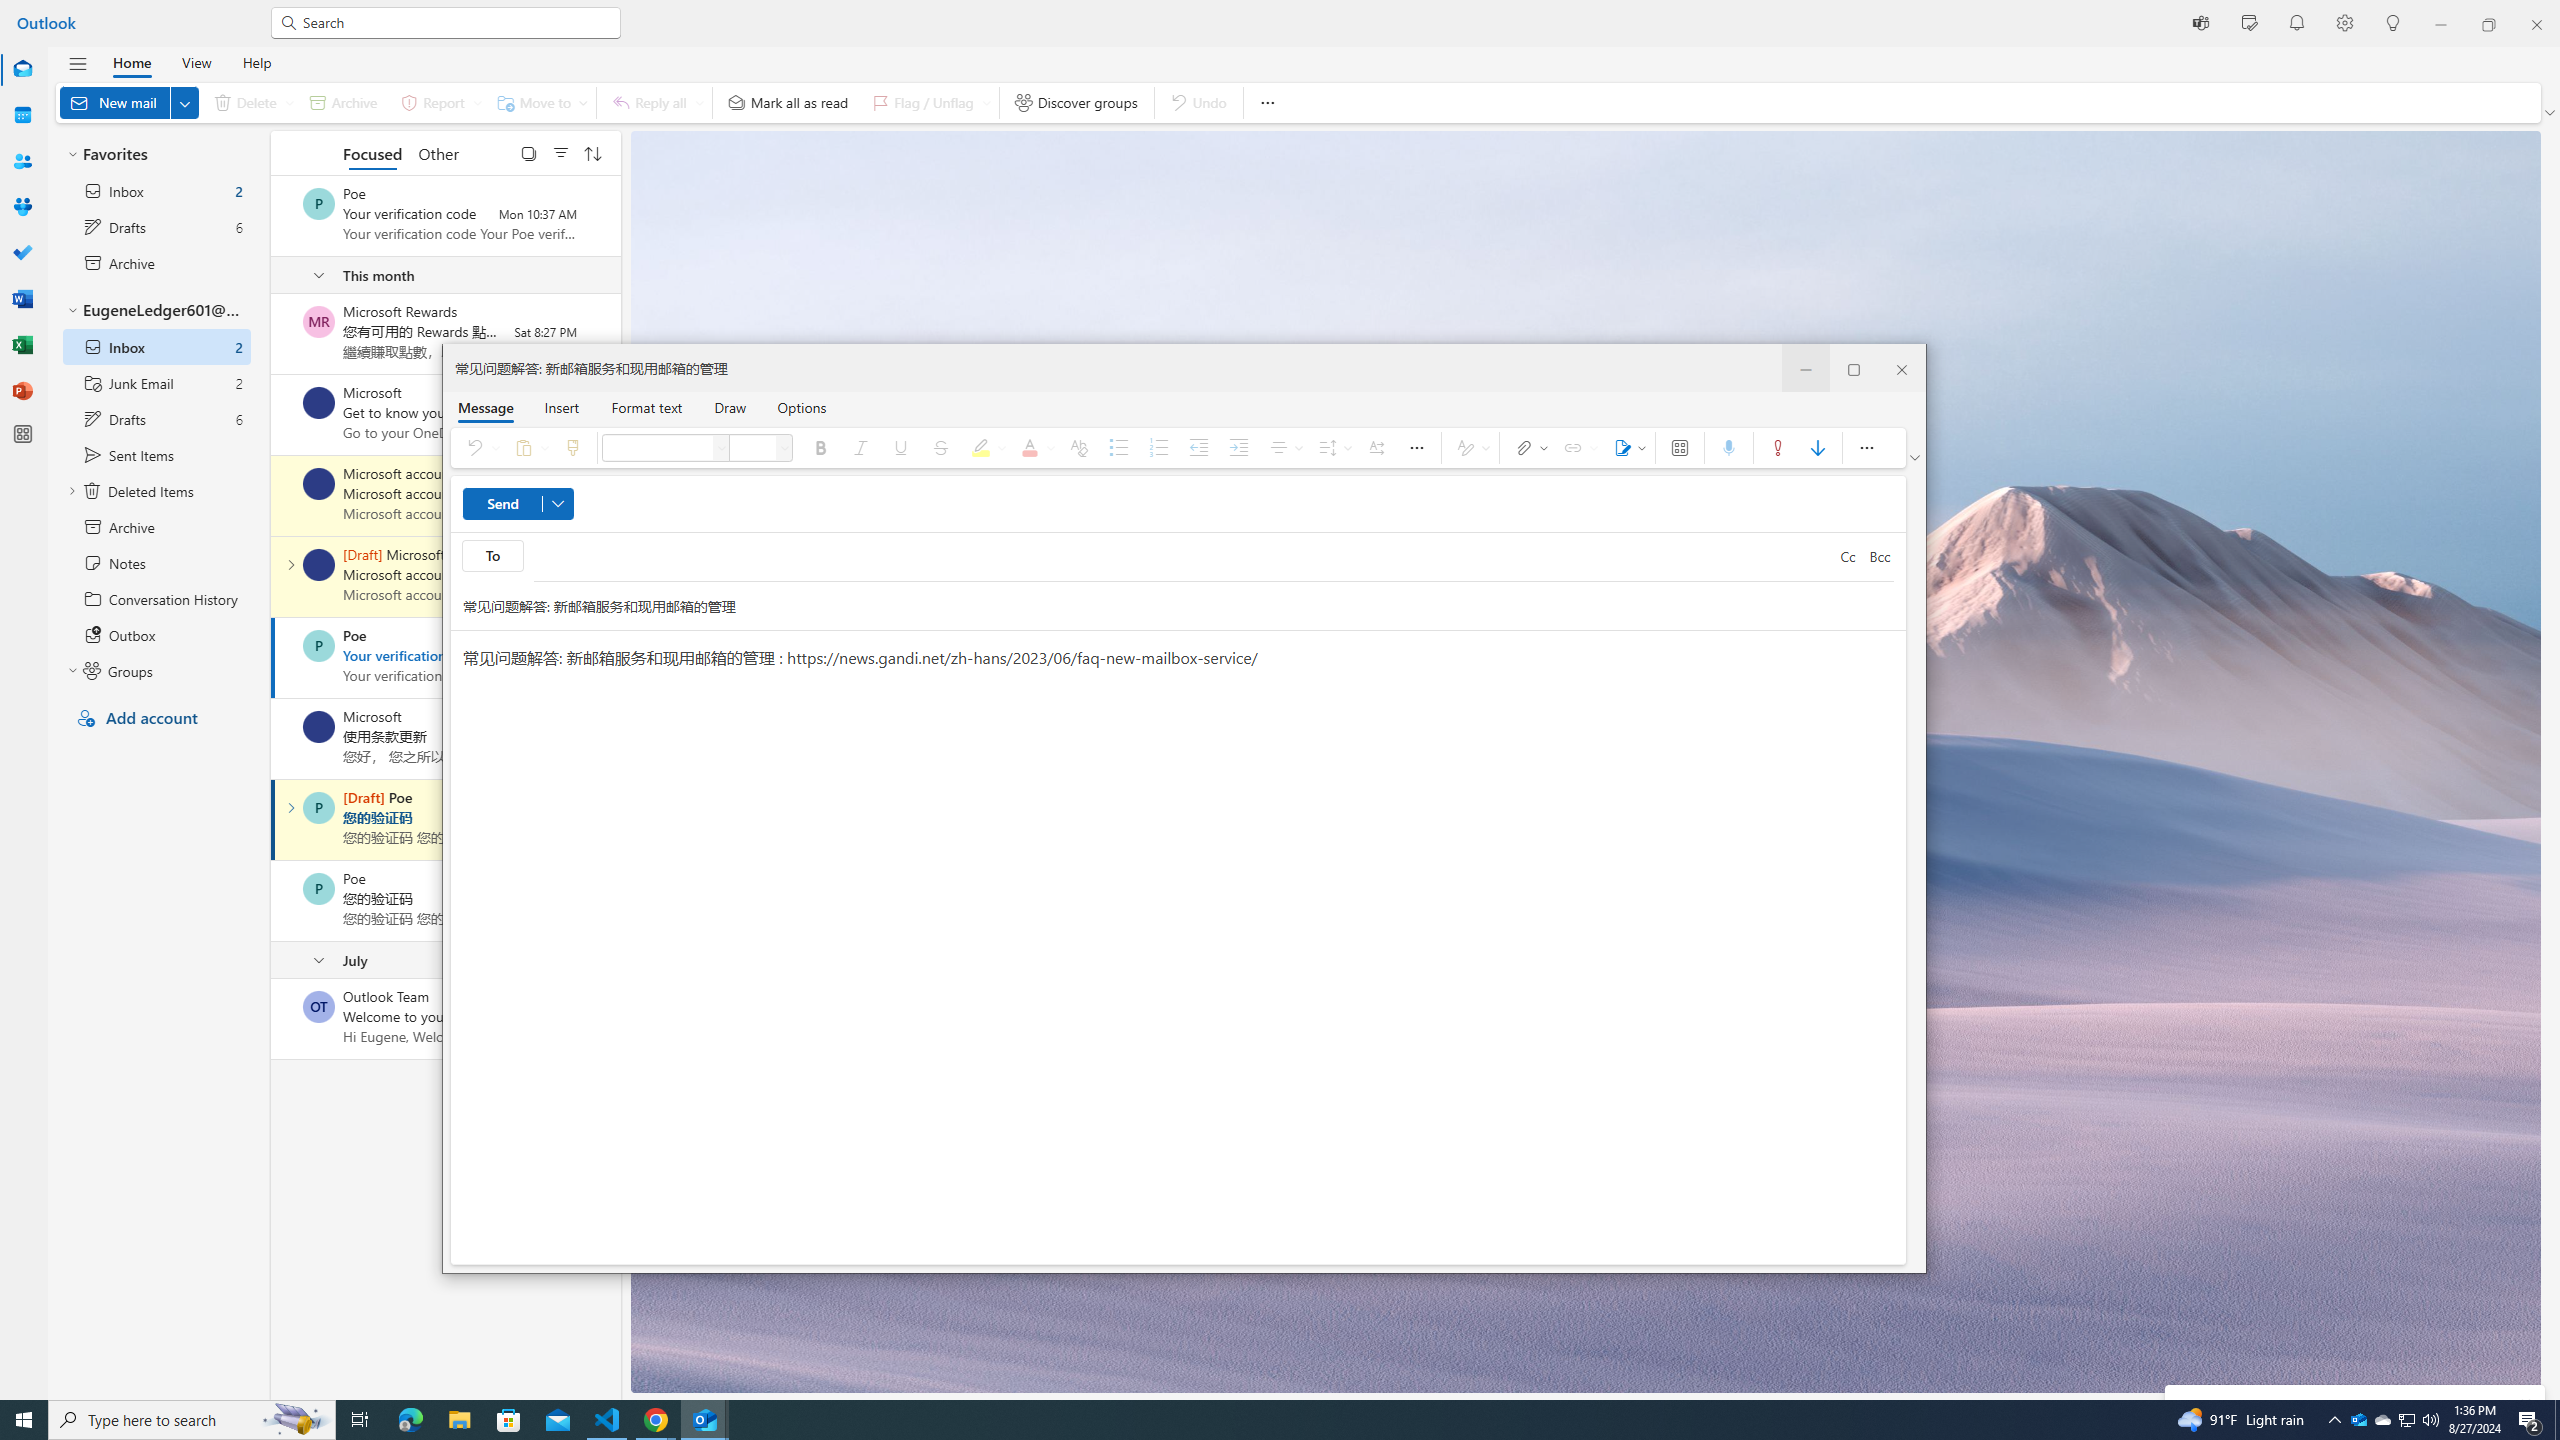 This screenshot has height=1440, width=2560. I want to click on 'Q2790: 100%', so click(2429, 1418).